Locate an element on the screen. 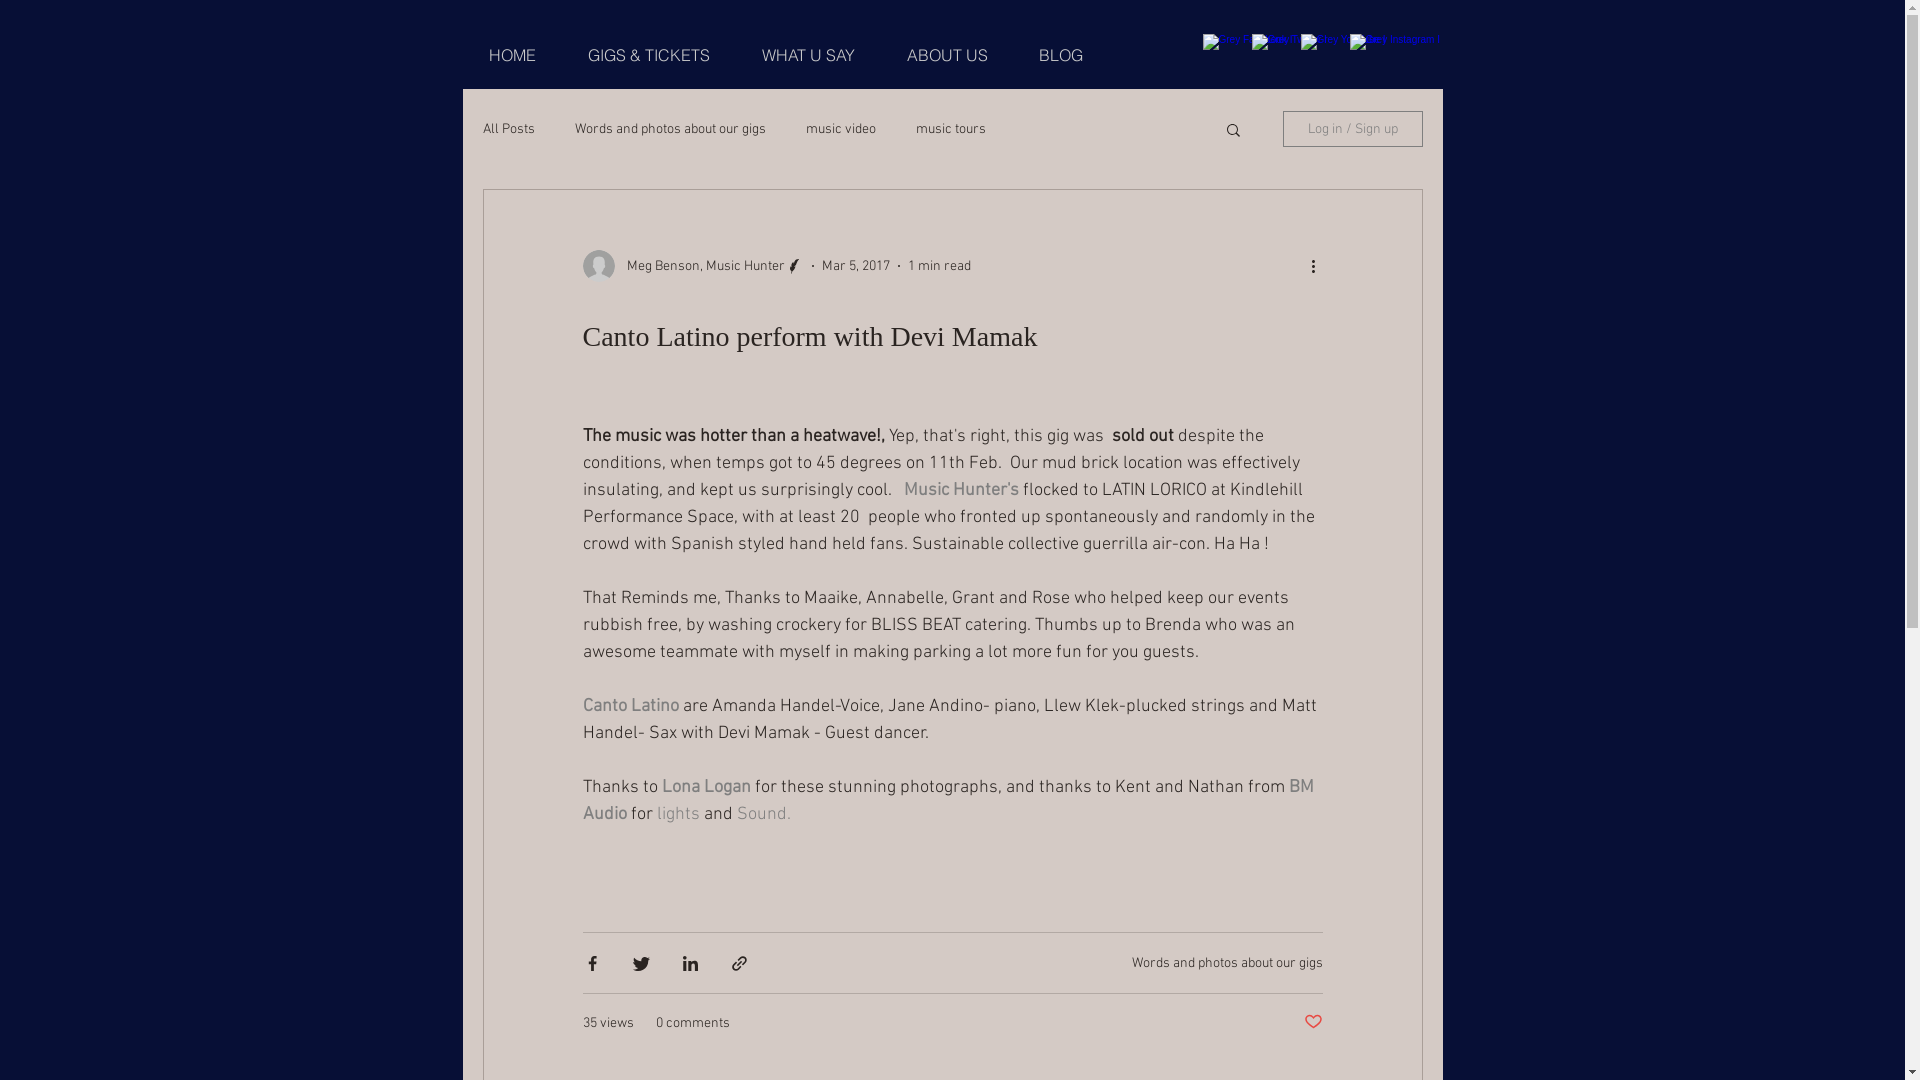 This screenshot has height=1080, width=1920. 'All Posts' is located at coordinates (481, 128).